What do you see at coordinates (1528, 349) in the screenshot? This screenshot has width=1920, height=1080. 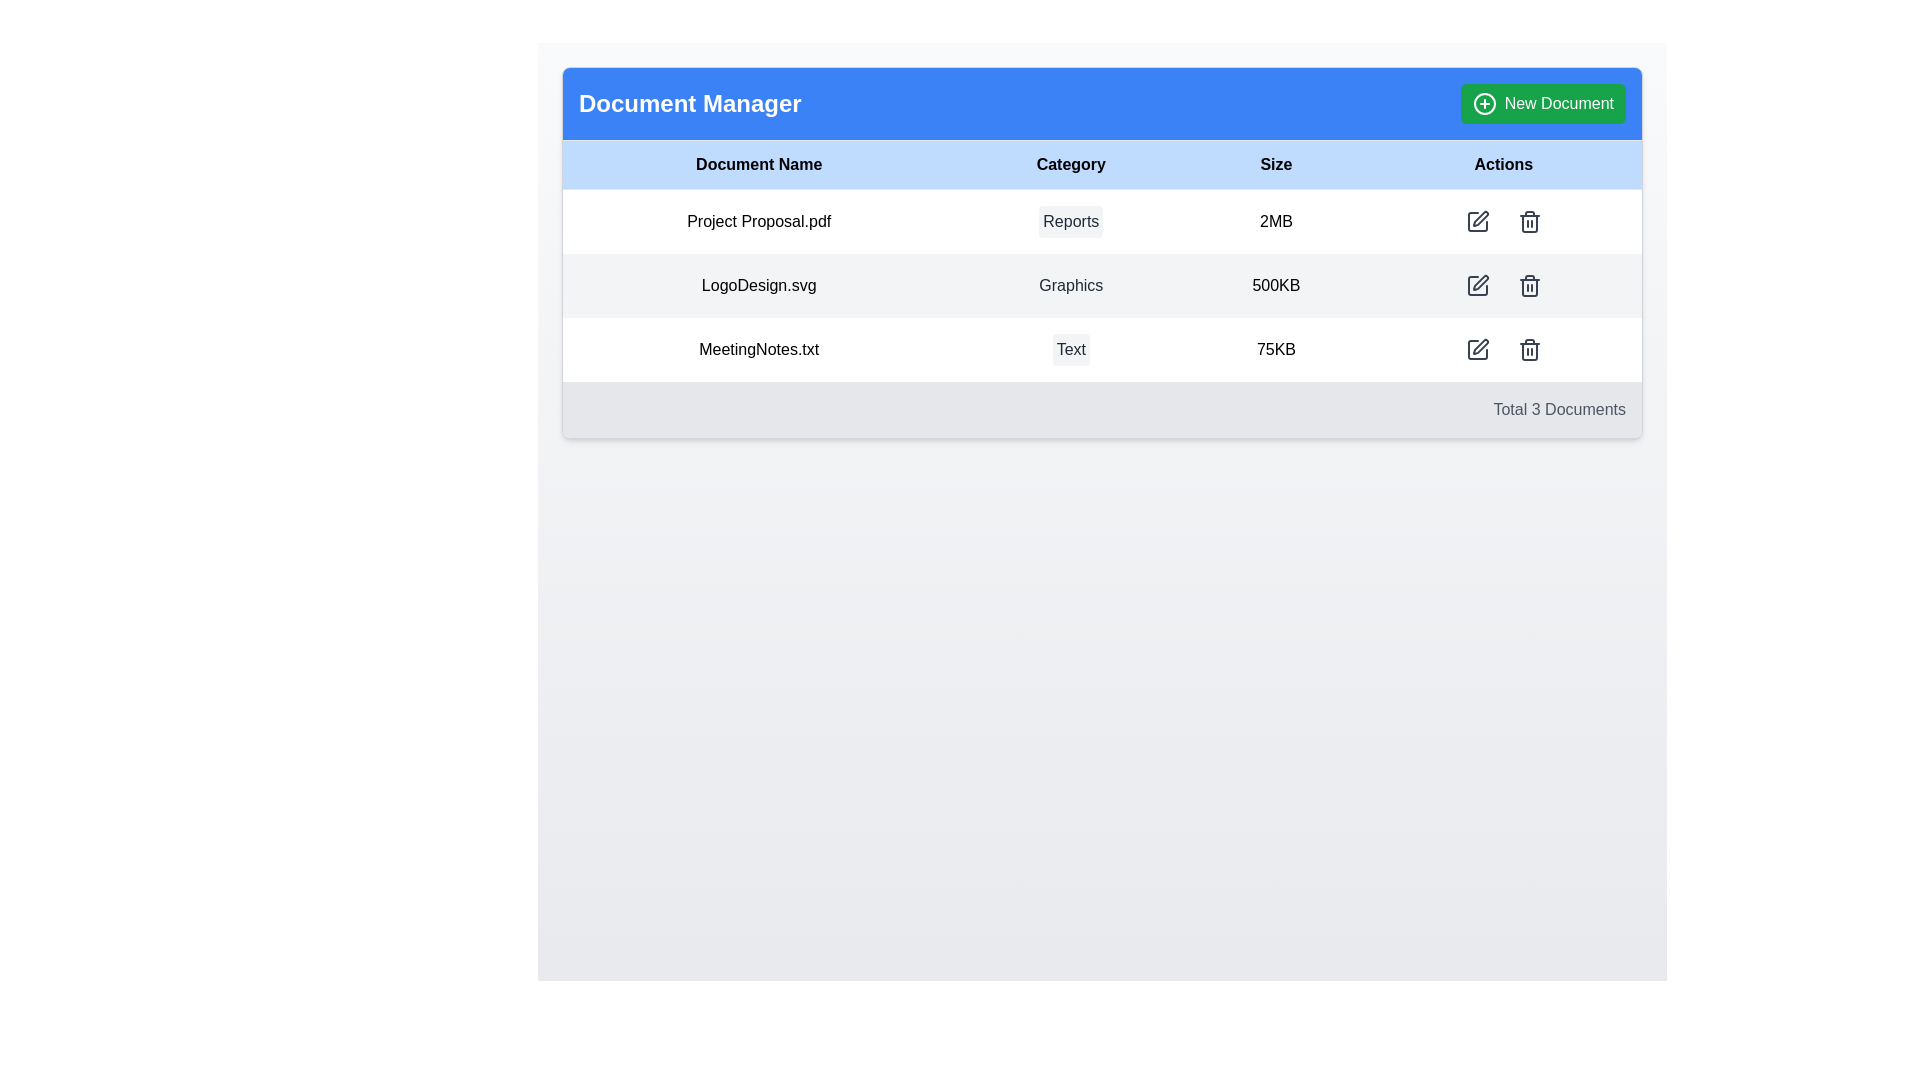 I see `the square button with a trashcan icon located in the bottom row of the document table under the 'Actions' column, which is the second button in the action buttons group` at bounding box center [1528, 349].